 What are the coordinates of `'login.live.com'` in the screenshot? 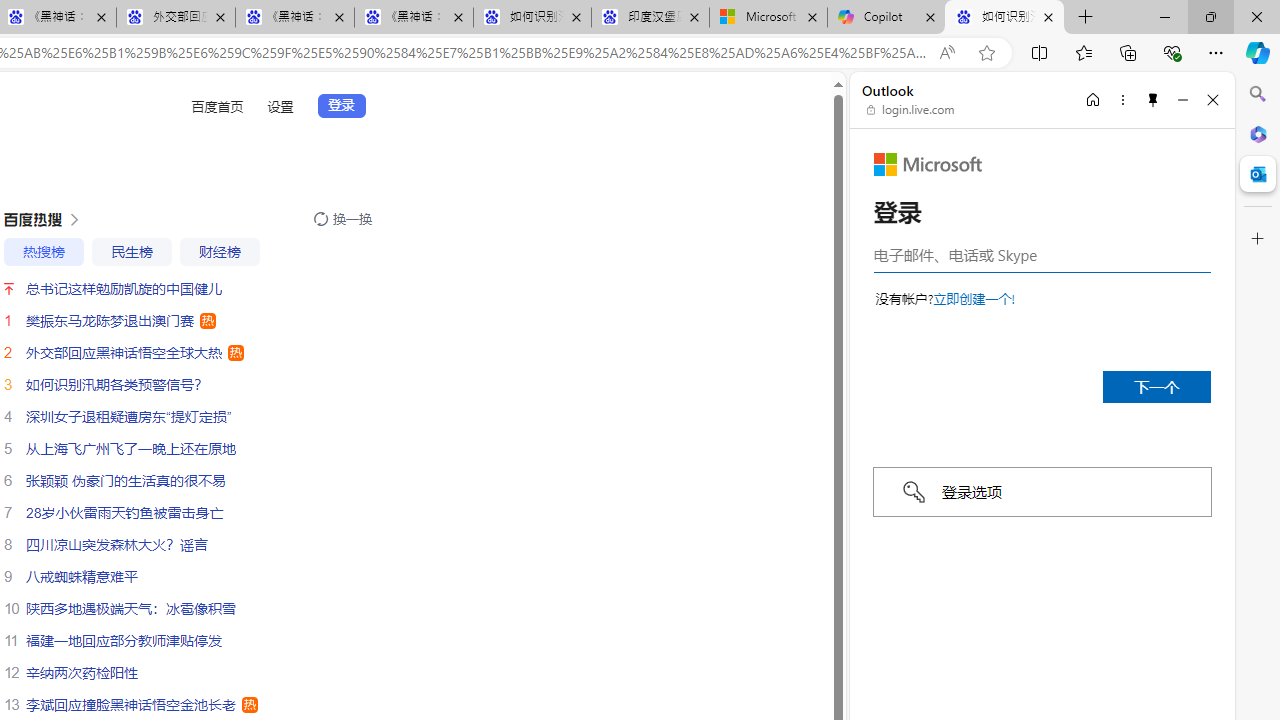 It's located at (910, 110).